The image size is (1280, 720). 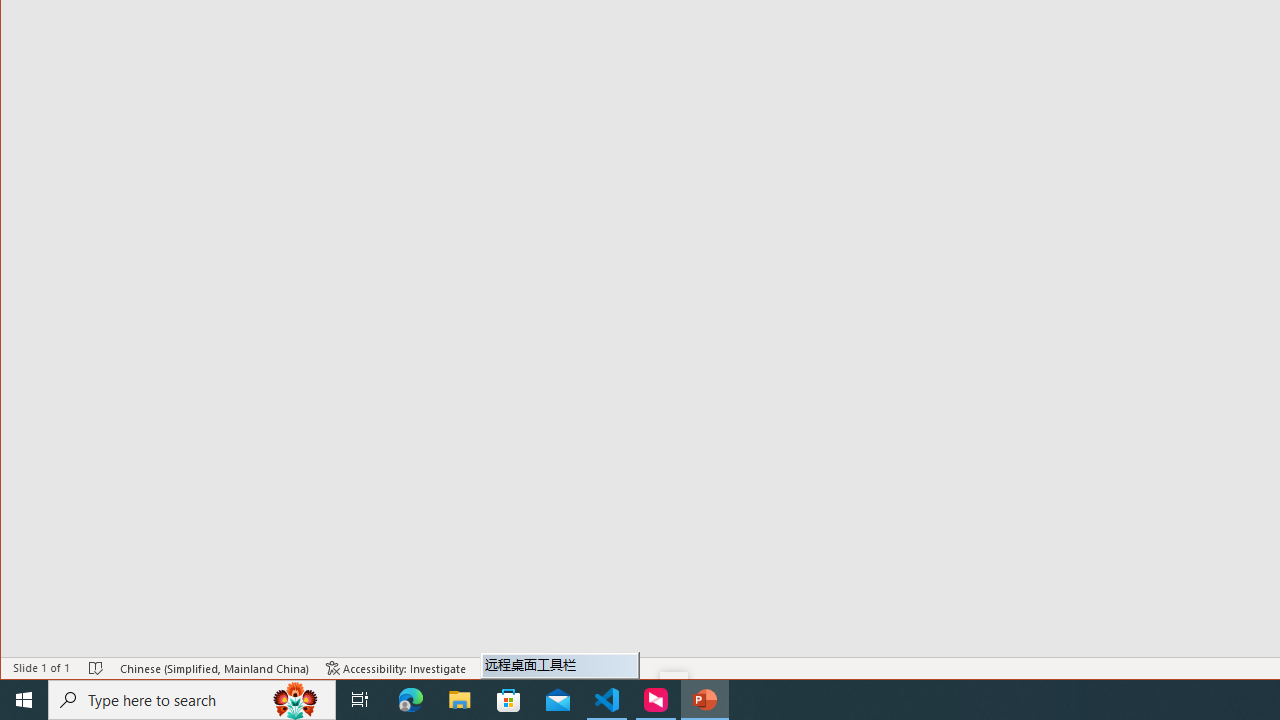 I want to click on 'Search highlights icon opens search home window', so click(x=294, y=698).